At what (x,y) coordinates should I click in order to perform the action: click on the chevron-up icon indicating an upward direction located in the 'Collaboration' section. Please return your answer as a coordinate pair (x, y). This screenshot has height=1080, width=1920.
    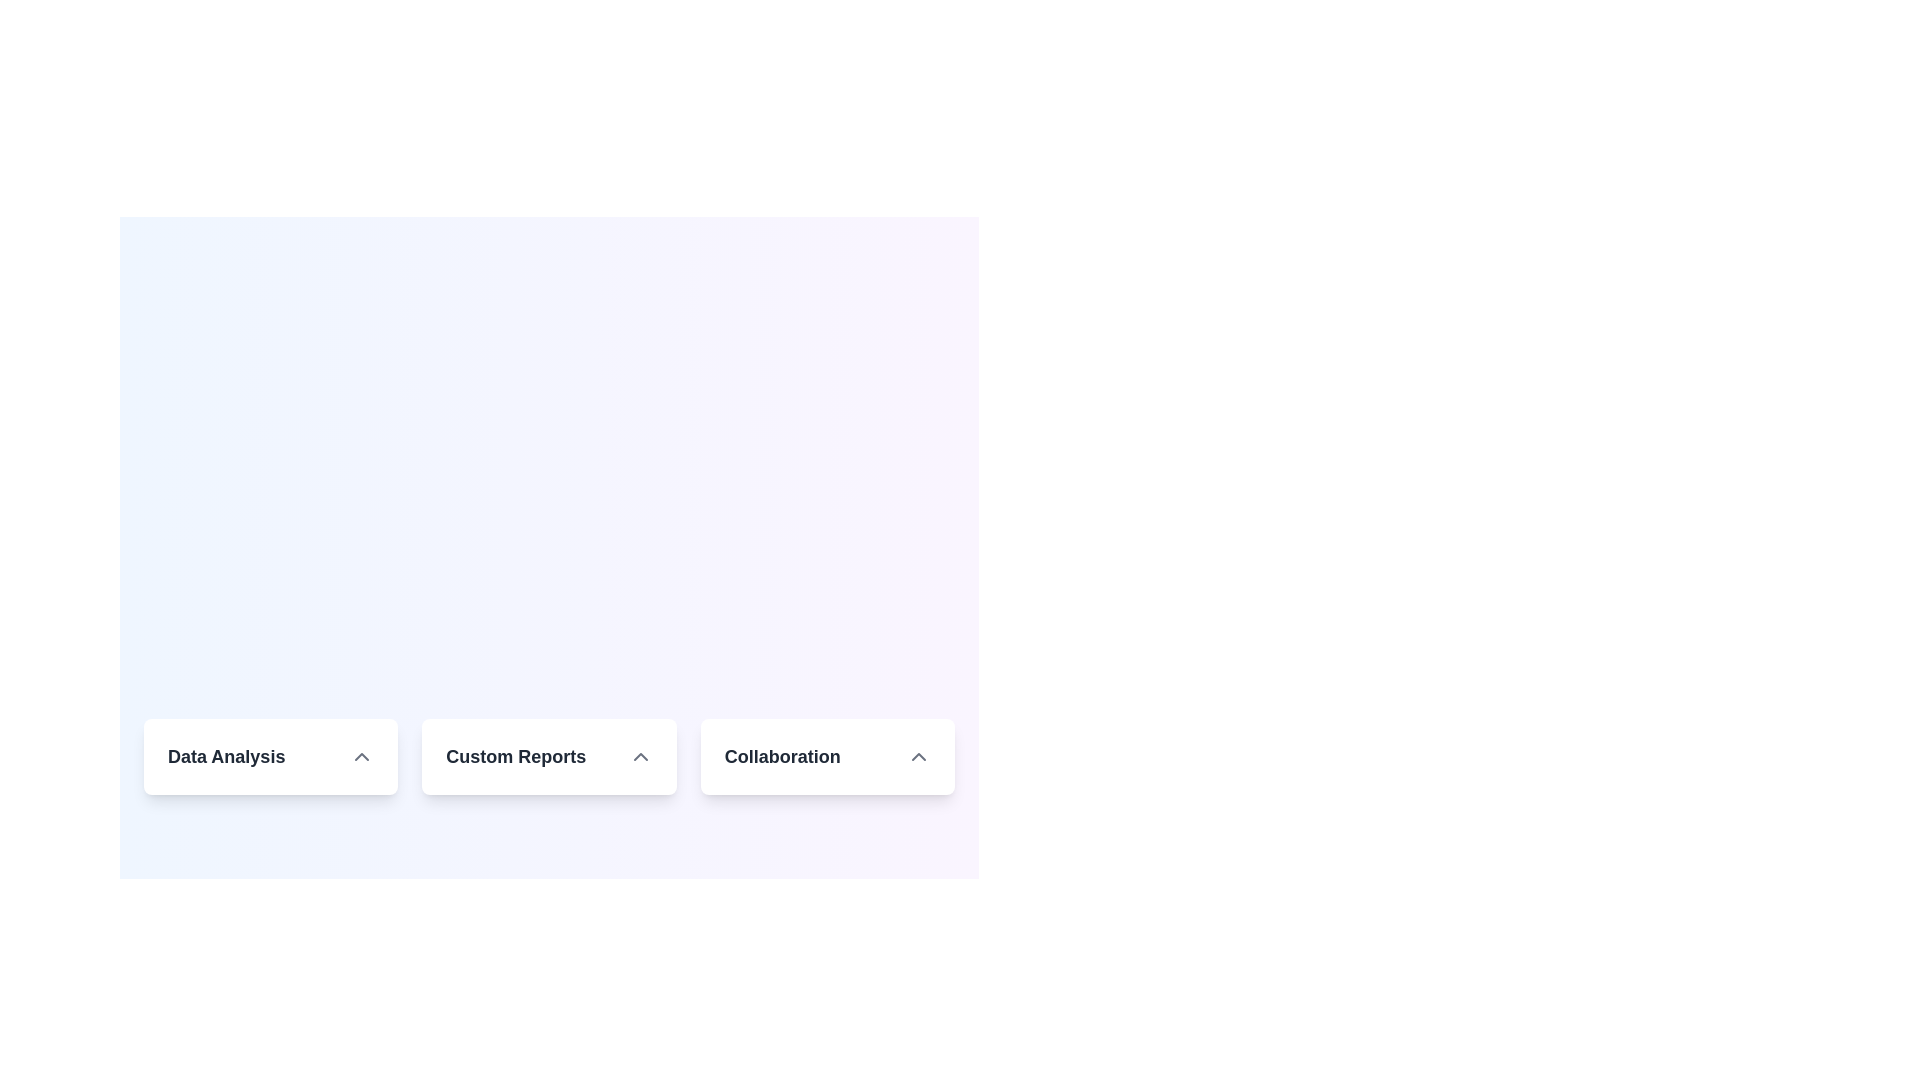
    Looking at the image, I should click on (917, 756).